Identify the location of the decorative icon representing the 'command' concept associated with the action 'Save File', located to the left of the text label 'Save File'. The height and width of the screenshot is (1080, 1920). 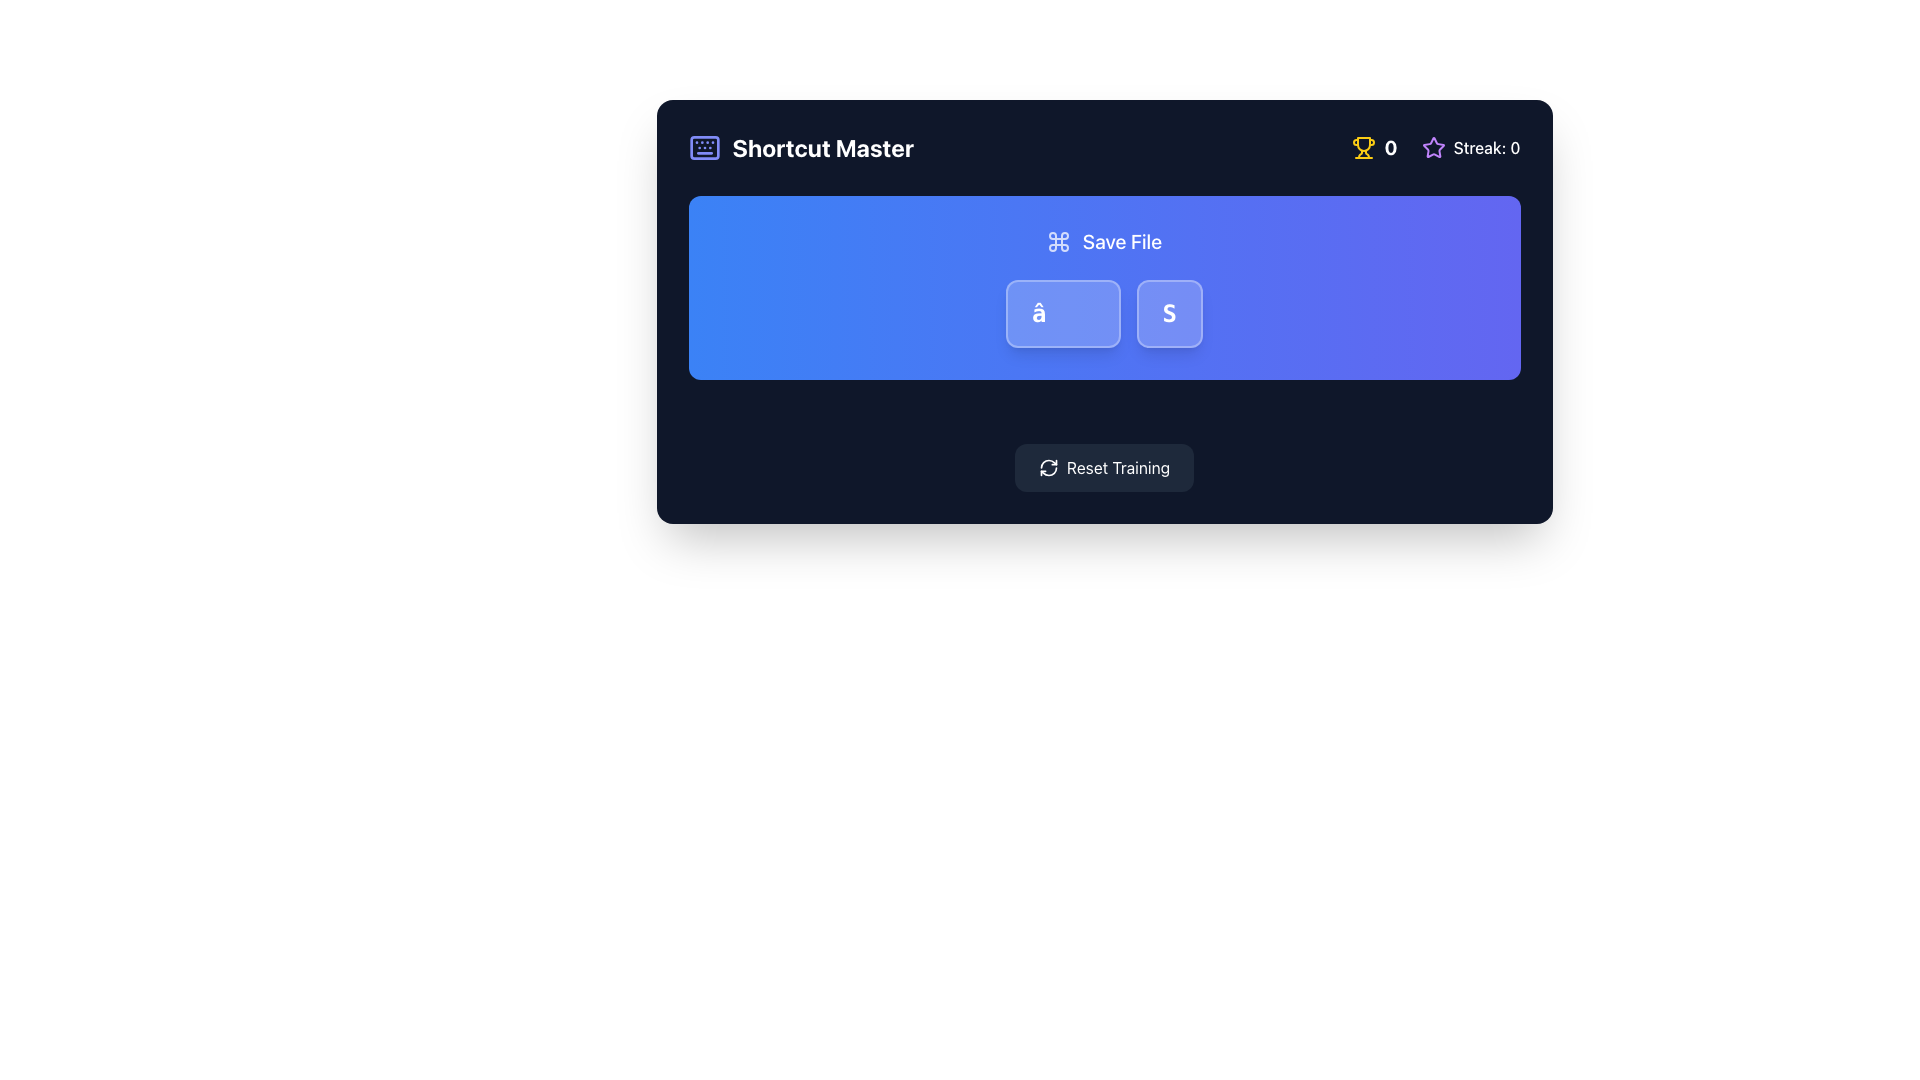
(1057, 241).